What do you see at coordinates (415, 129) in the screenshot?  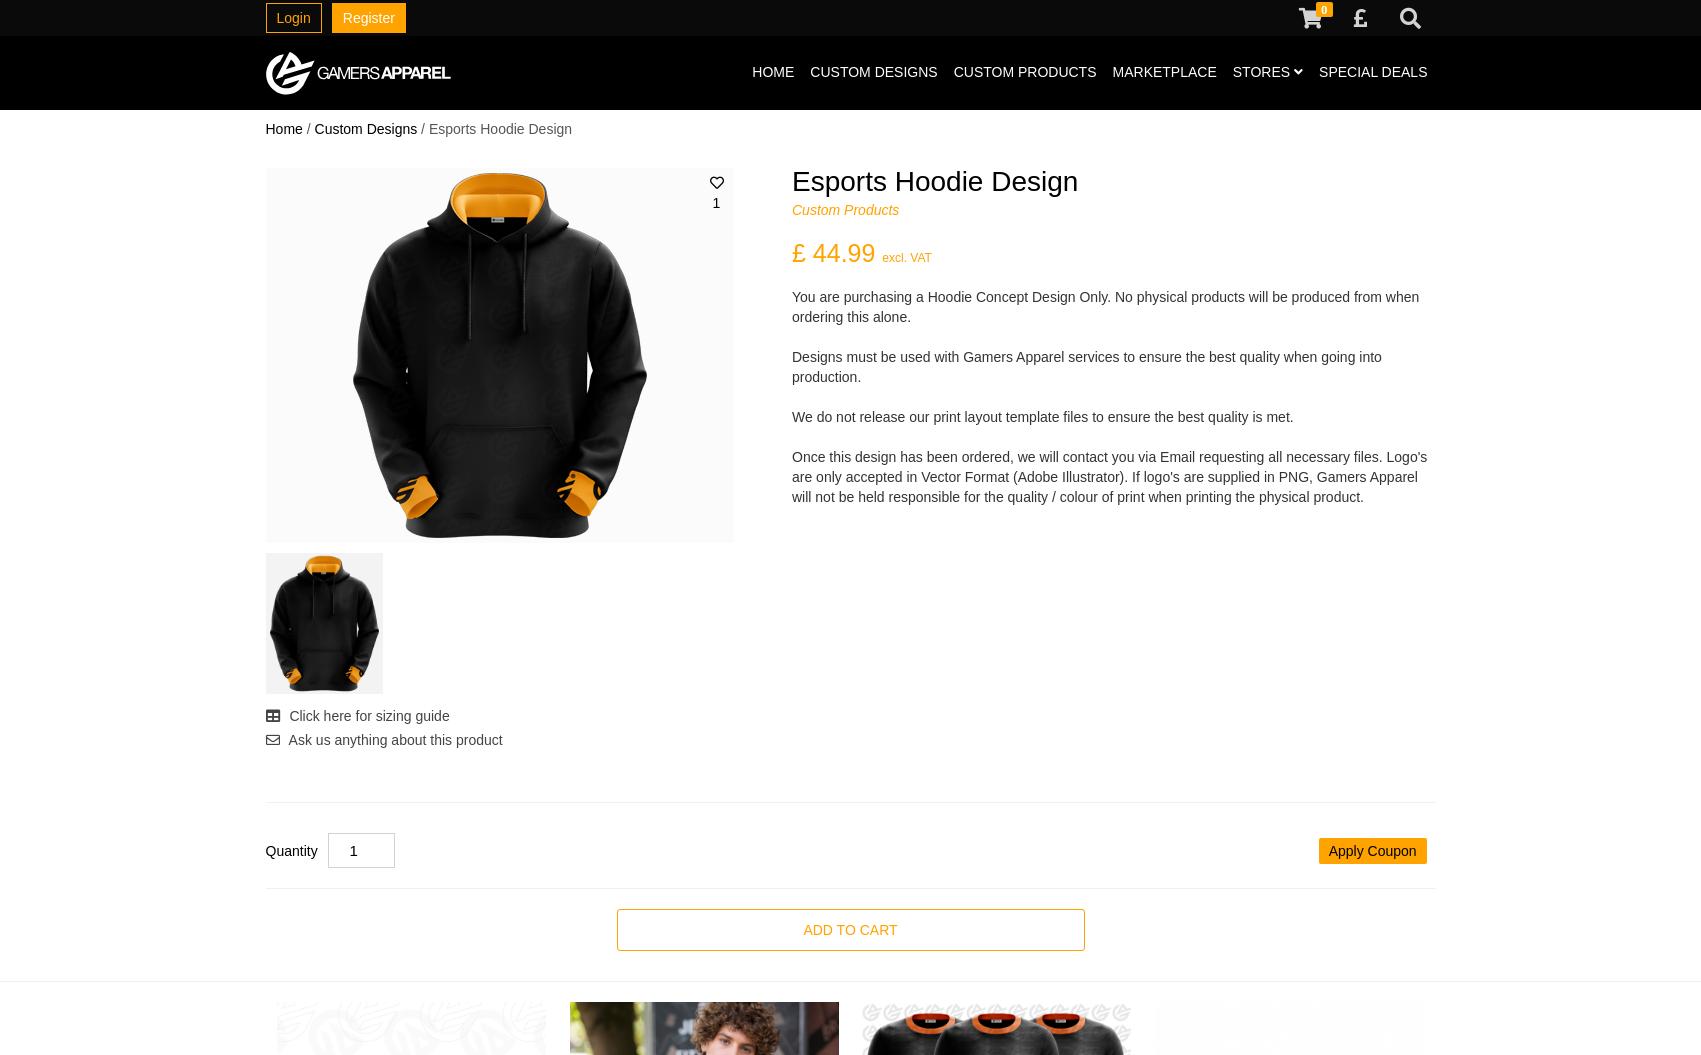 I see `'/
    Esports Hoodie Design'` at bounding box center [415, 129].